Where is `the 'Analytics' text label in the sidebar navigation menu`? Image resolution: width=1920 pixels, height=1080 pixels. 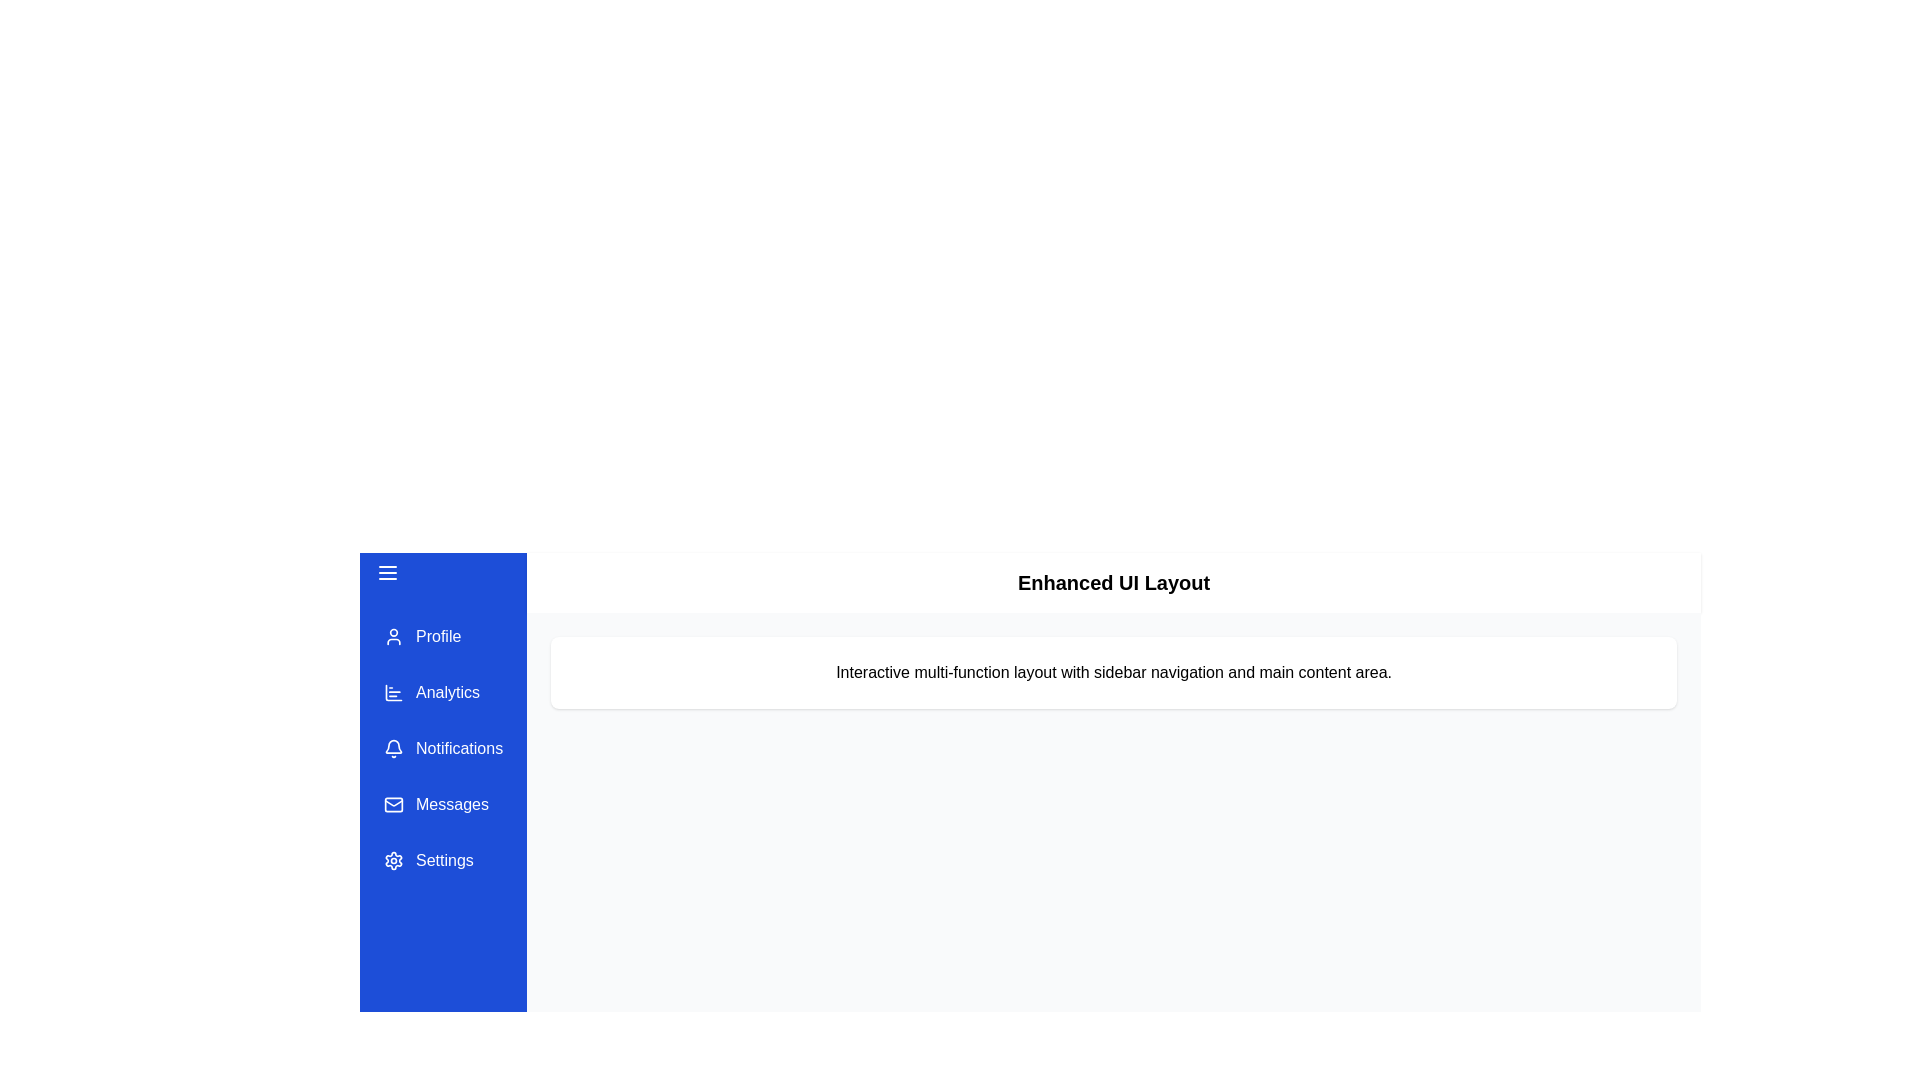
the 'Analytics' text label in the sidebar navigation menu is located at coordinates (446, 692).